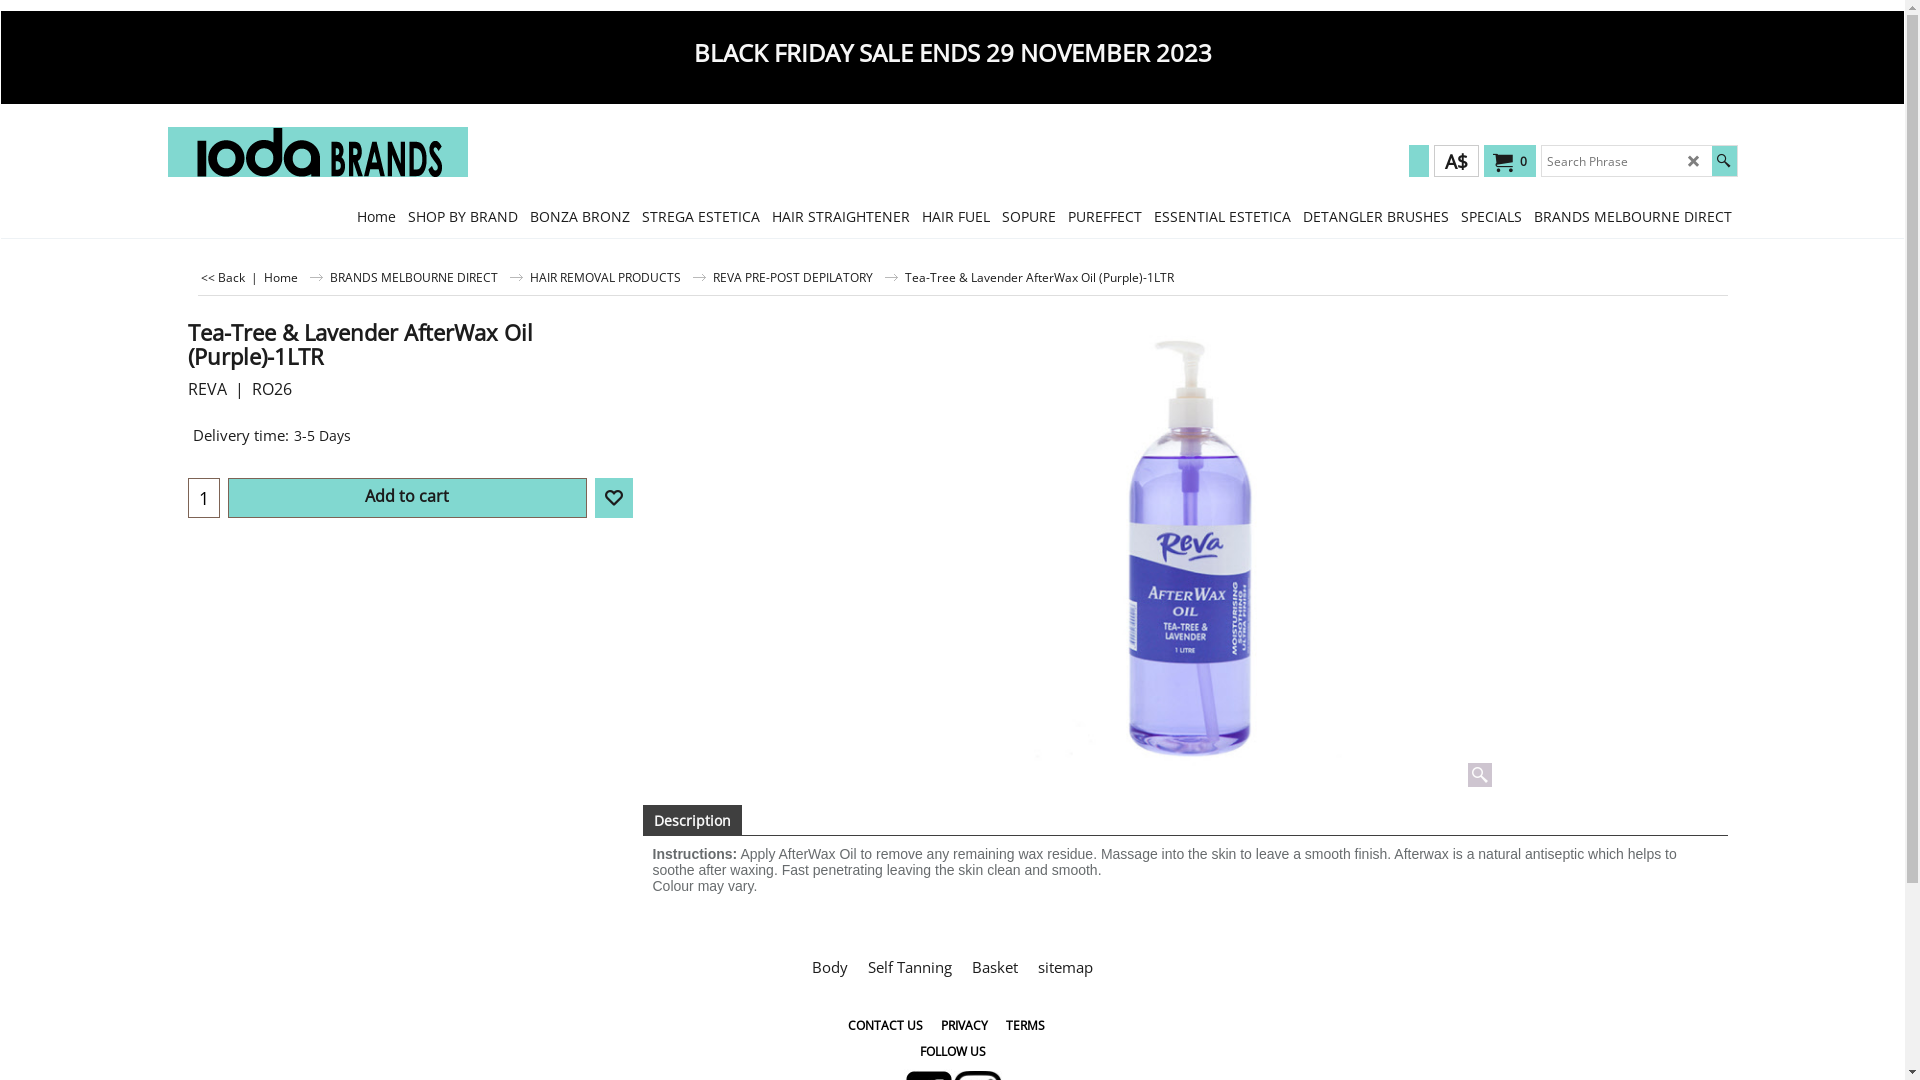 The image size is (1920, 1080). What do you see at coordinates (700, 215) in the screenshot?
I see `'STREGA ESTETICA'` at bounding box center [700, 215].